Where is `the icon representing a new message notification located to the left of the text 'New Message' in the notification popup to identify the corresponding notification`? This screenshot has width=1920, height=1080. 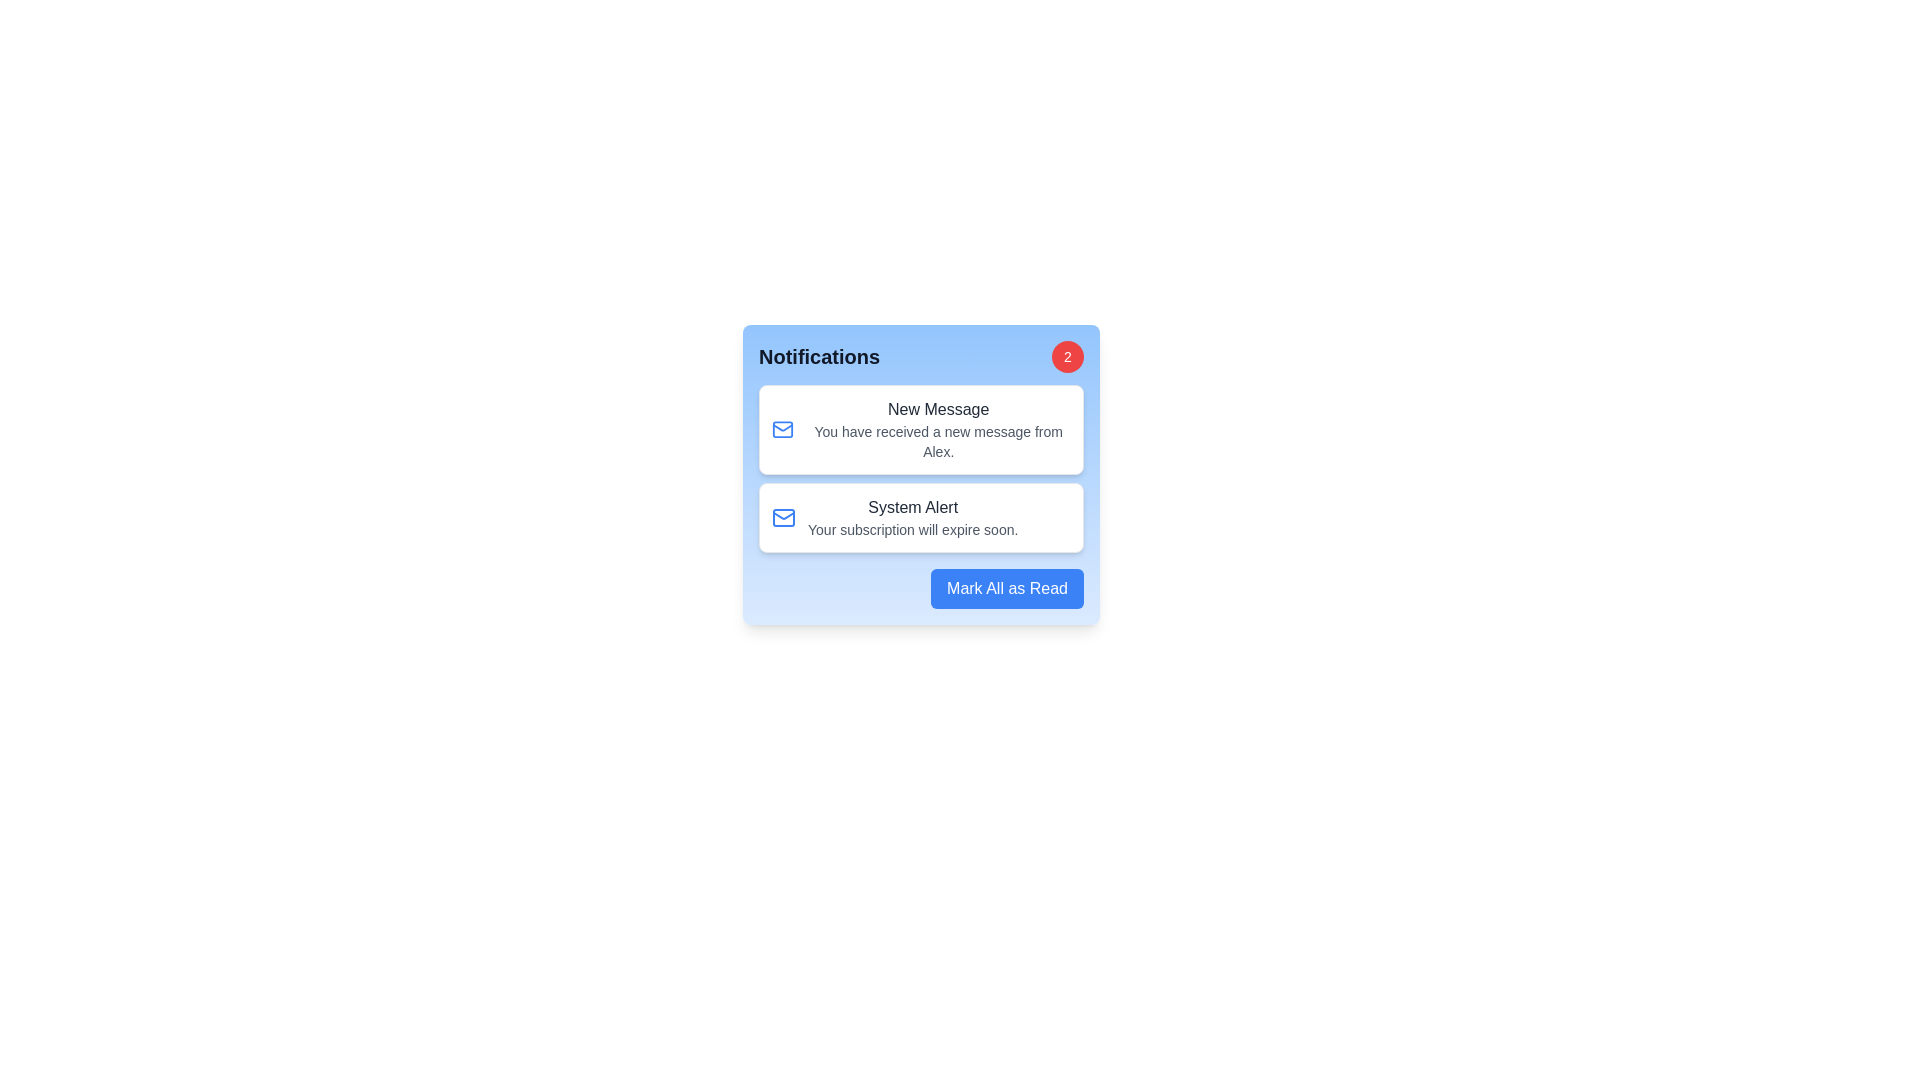
the icon representing a new message notification located to the left of the text 'New Message' in the notification popup to identify the corresponding notification is located at coordinates (782, 428).